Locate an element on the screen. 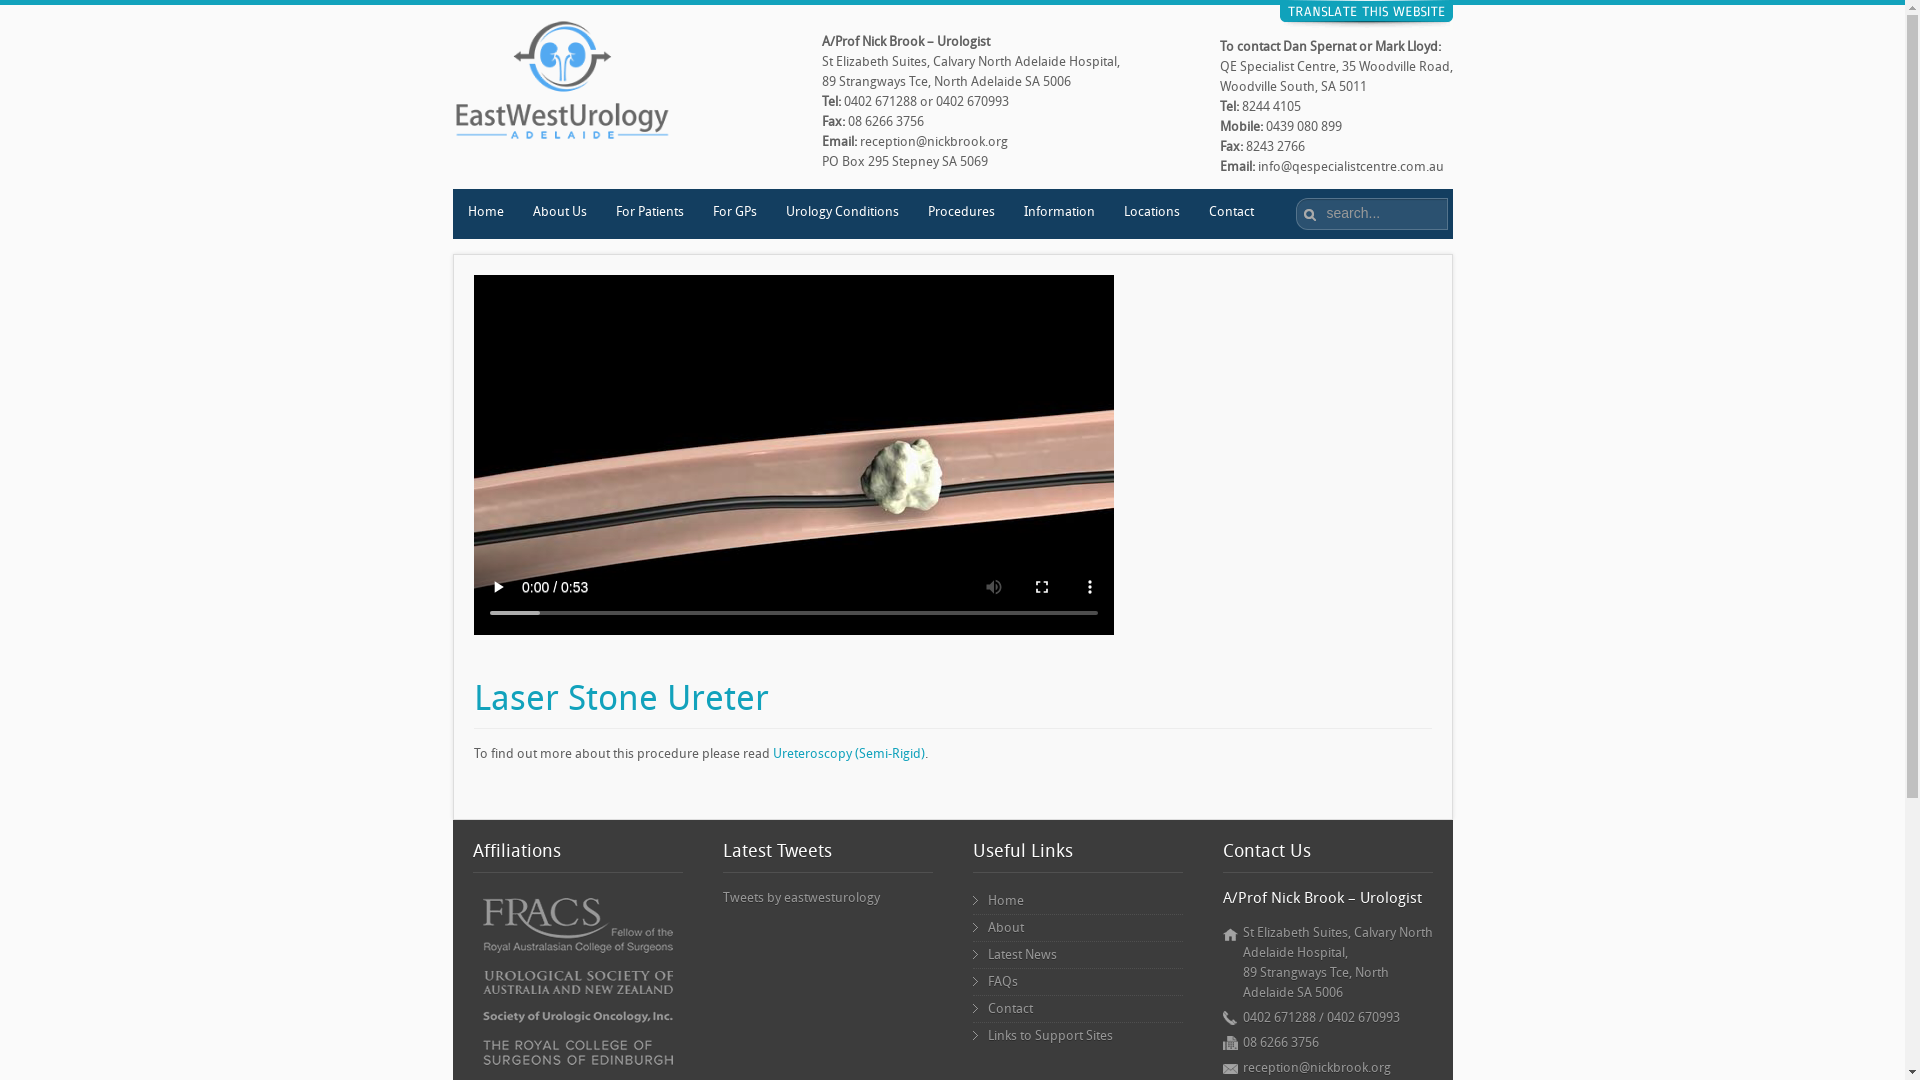 This screenshot has width=1920, height=1080. '08 6266 3756' is located at coordinates (1241, 1041).